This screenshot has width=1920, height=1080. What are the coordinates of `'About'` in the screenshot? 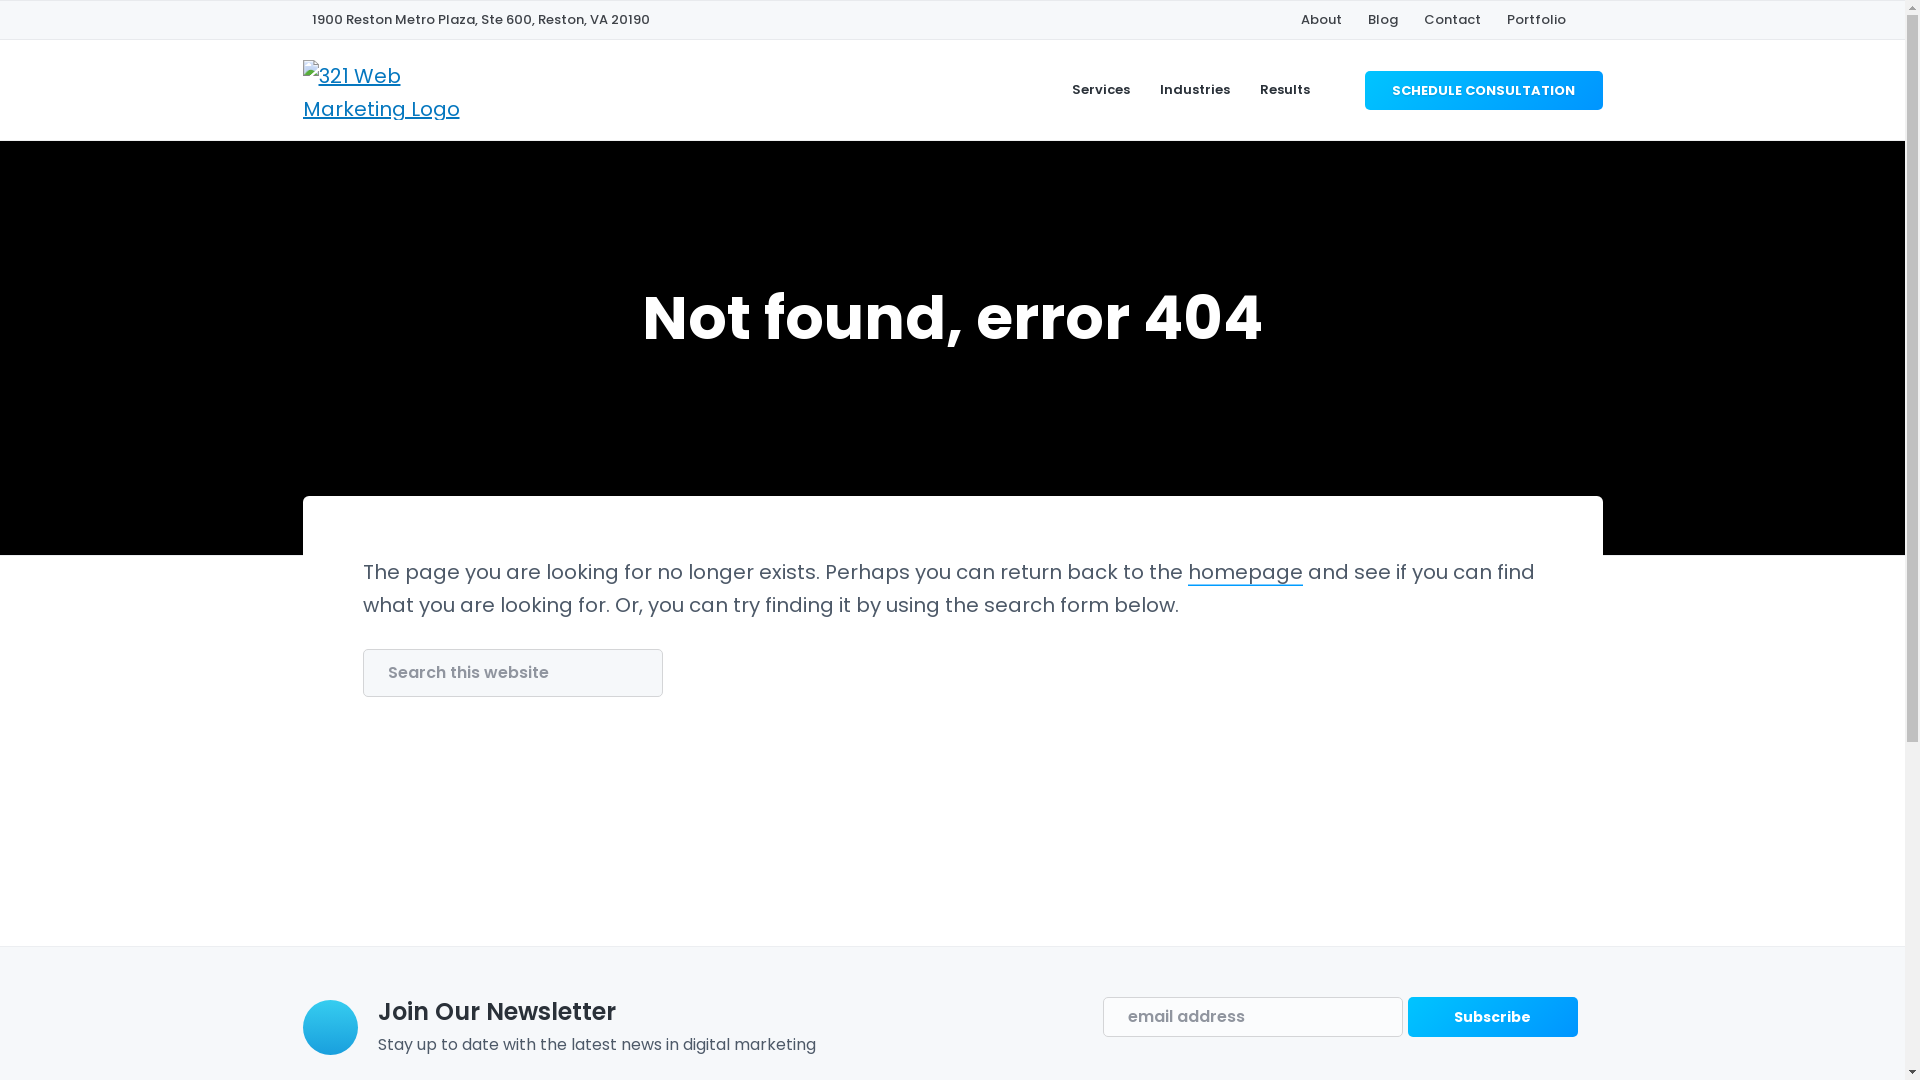 It's located at (1320, 19).